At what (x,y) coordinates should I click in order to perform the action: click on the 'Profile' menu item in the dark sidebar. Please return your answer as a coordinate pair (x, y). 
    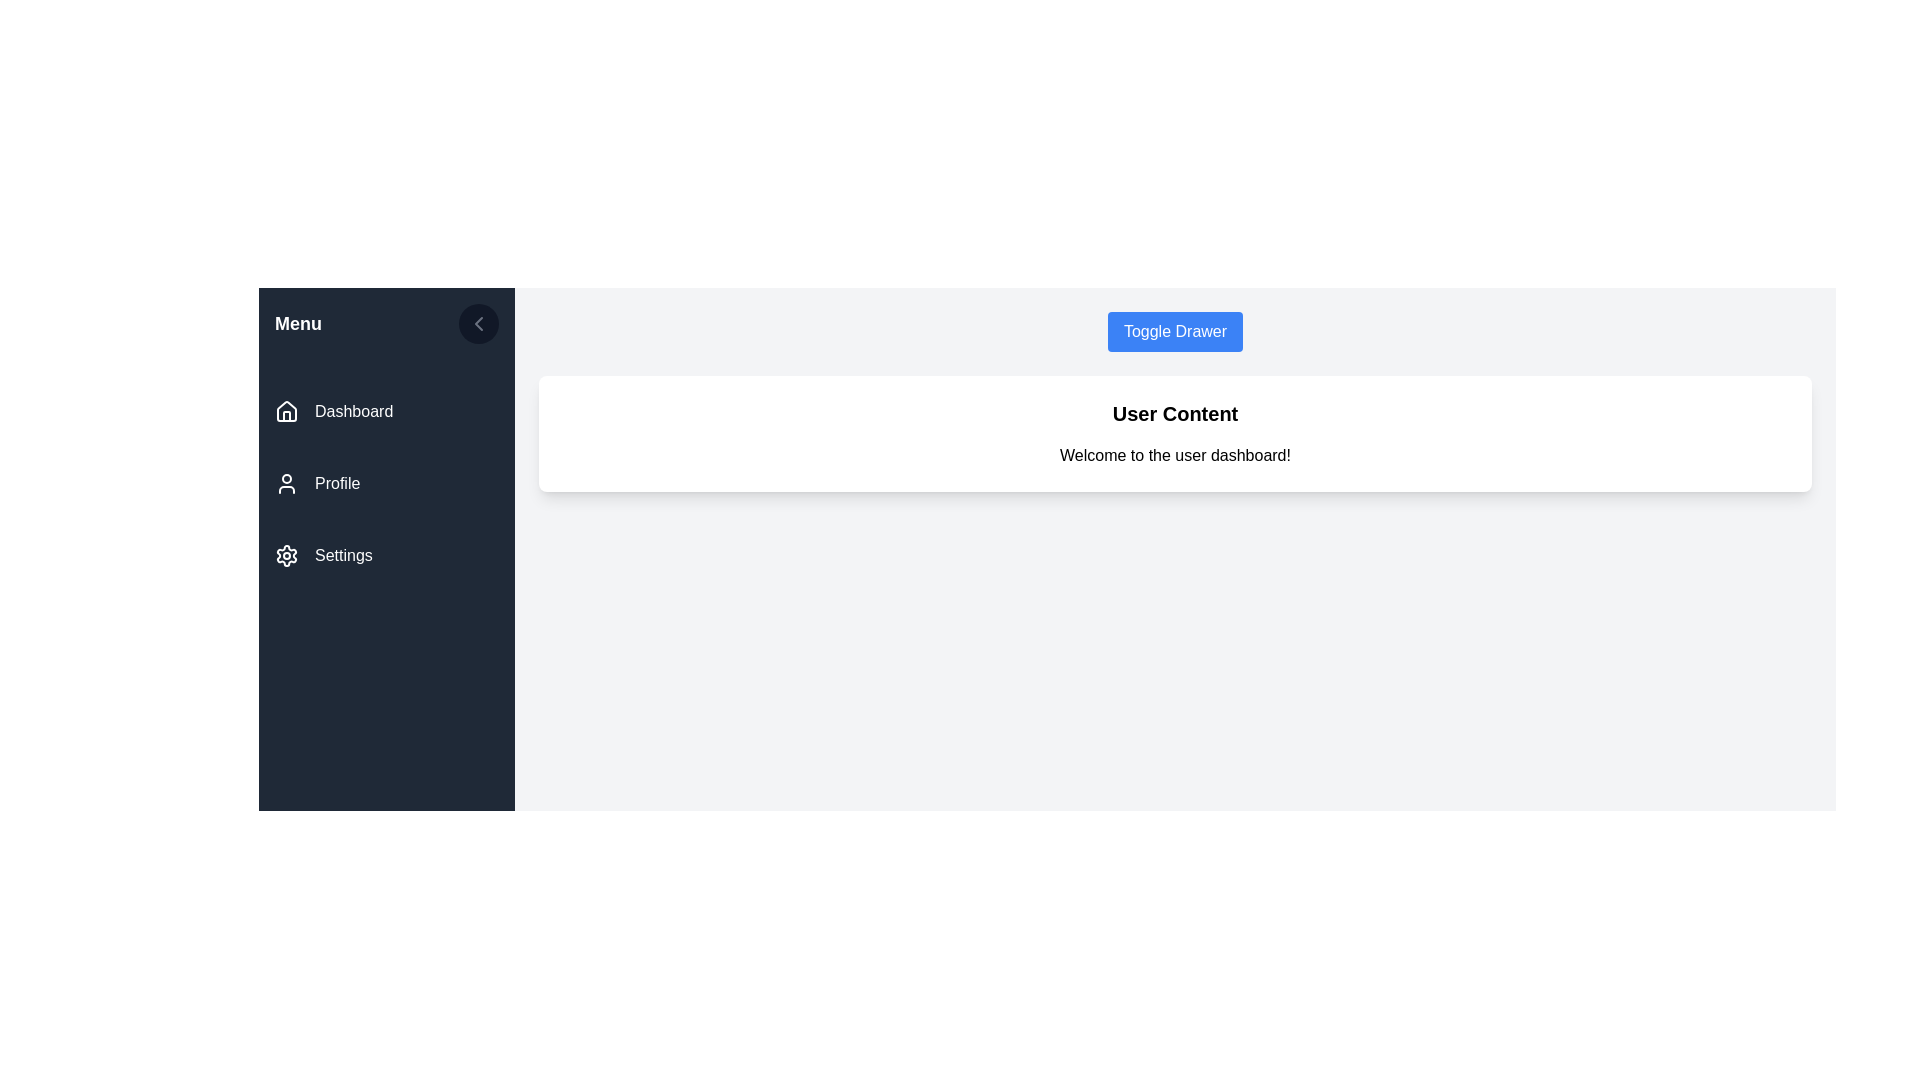
    Looking at the image, I should click on (387, 483).